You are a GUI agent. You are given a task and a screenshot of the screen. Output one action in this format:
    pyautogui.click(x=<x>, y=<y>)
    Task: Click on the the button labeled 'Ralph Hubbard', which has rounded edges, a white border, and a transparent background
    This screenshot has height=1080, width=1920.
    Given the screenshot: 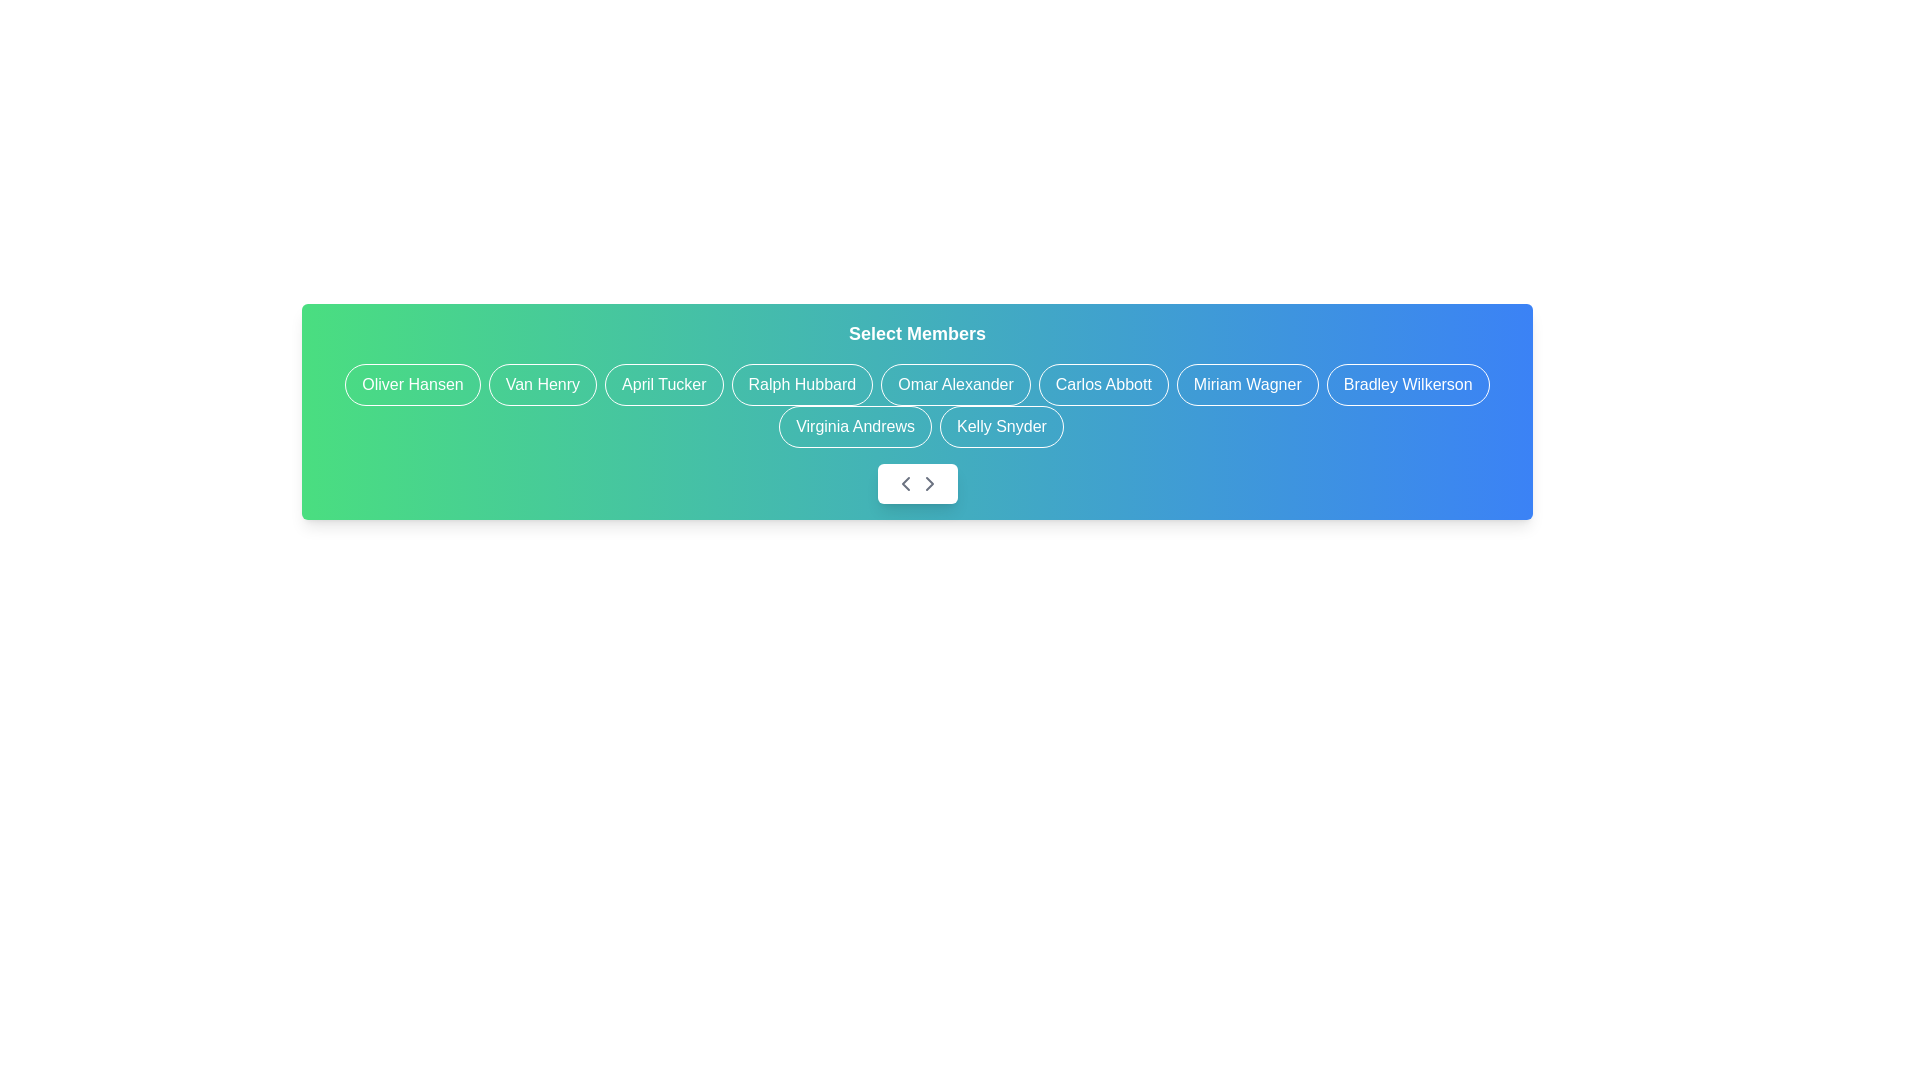 What is the action you would take?
    pyautogui.click(x=802, y=385)
    